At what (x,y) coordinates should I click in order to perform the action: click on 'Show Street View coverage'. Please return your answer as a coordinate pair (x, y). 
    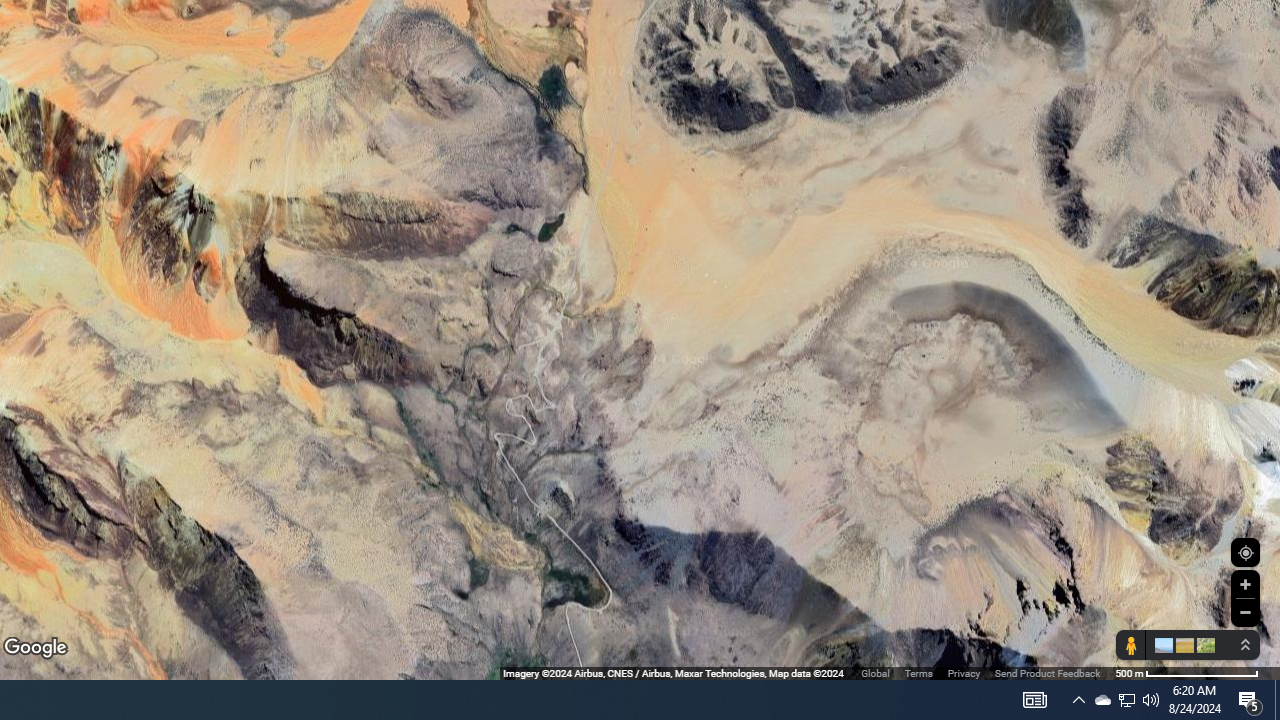
    Looking at the image, I should click on (1130, 645).